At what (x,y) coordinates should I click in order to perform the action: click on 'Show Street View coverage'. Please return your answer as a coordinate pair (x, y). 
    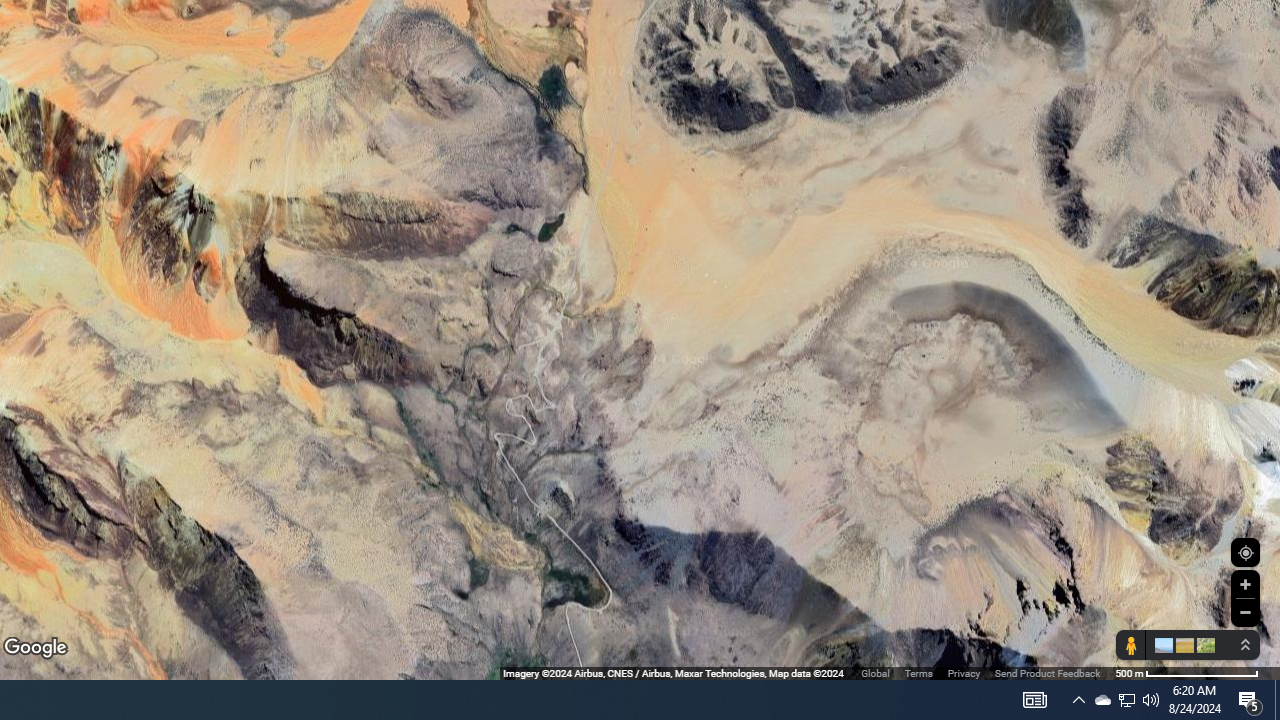
    Looking at the image, I should click on (1130, 645).